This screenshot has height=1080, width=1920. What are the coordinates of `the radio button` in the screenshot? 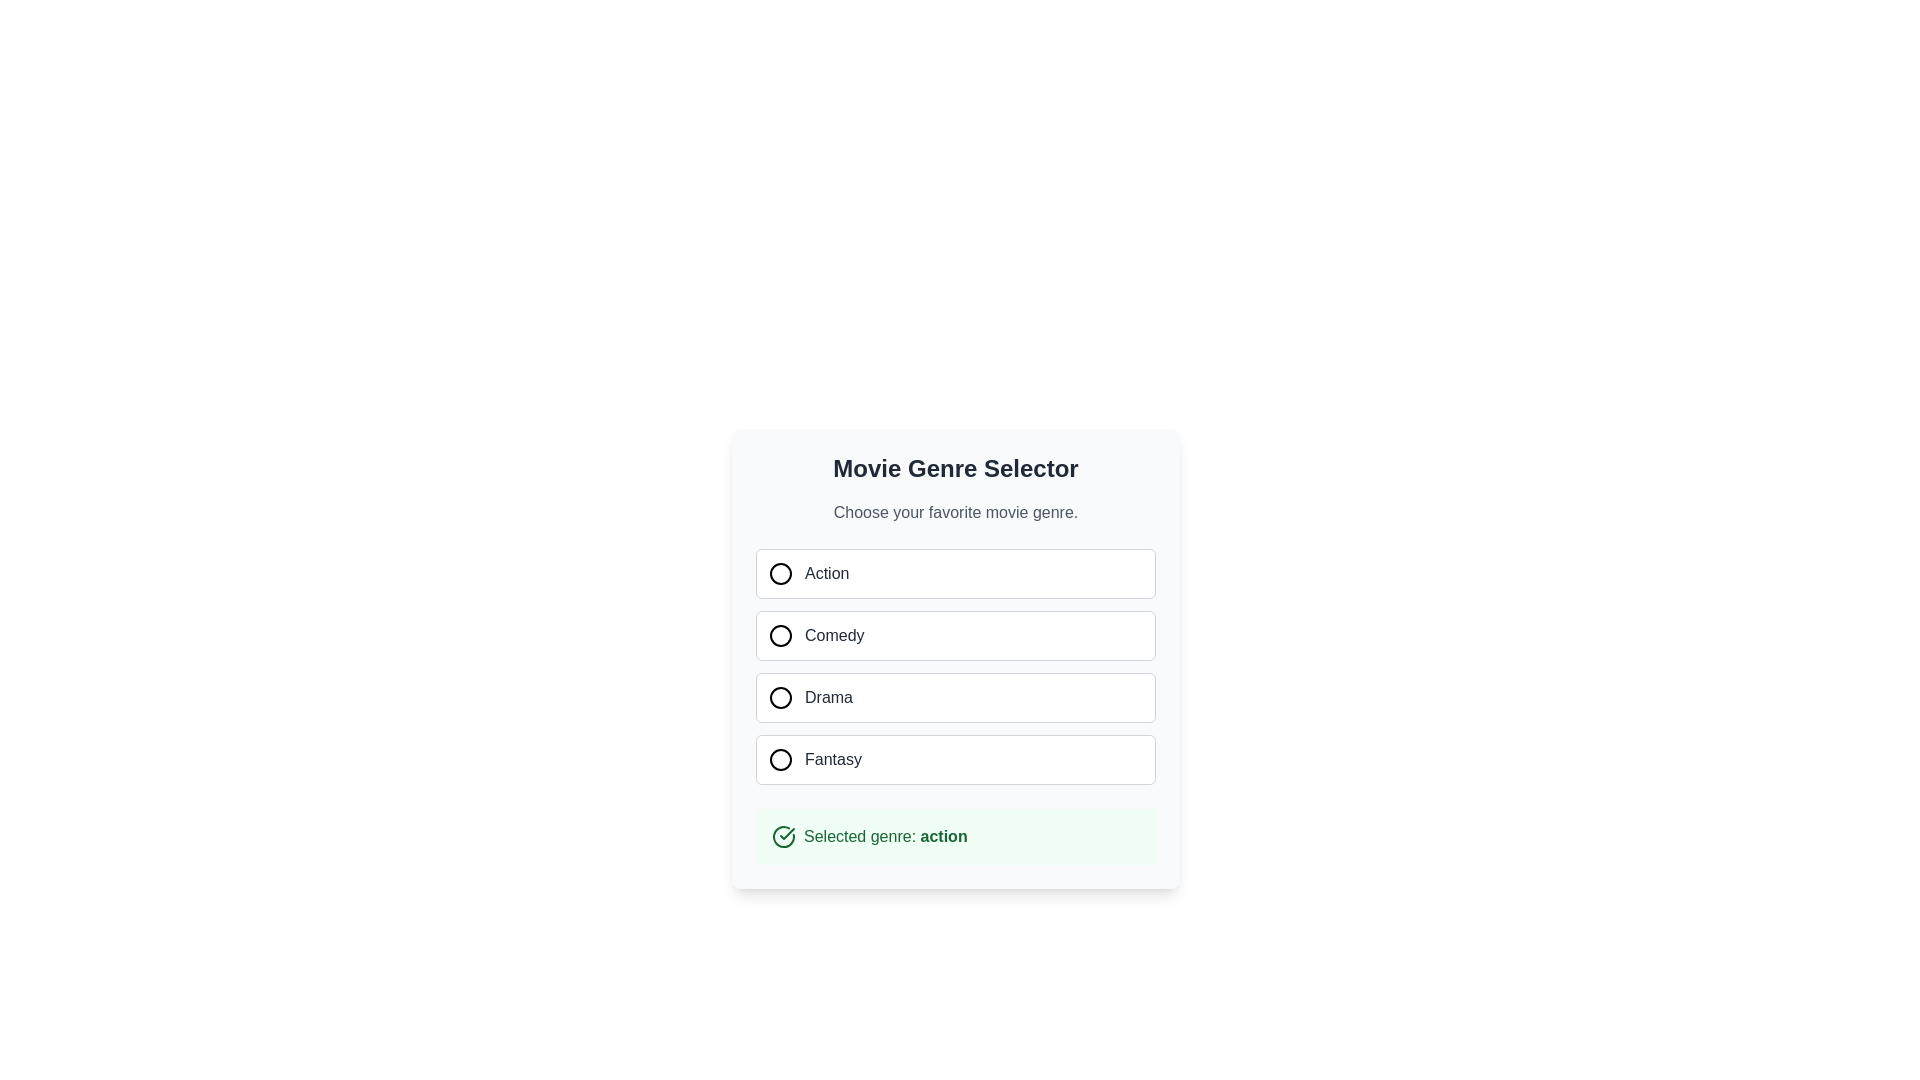 It's located at (780, 697).